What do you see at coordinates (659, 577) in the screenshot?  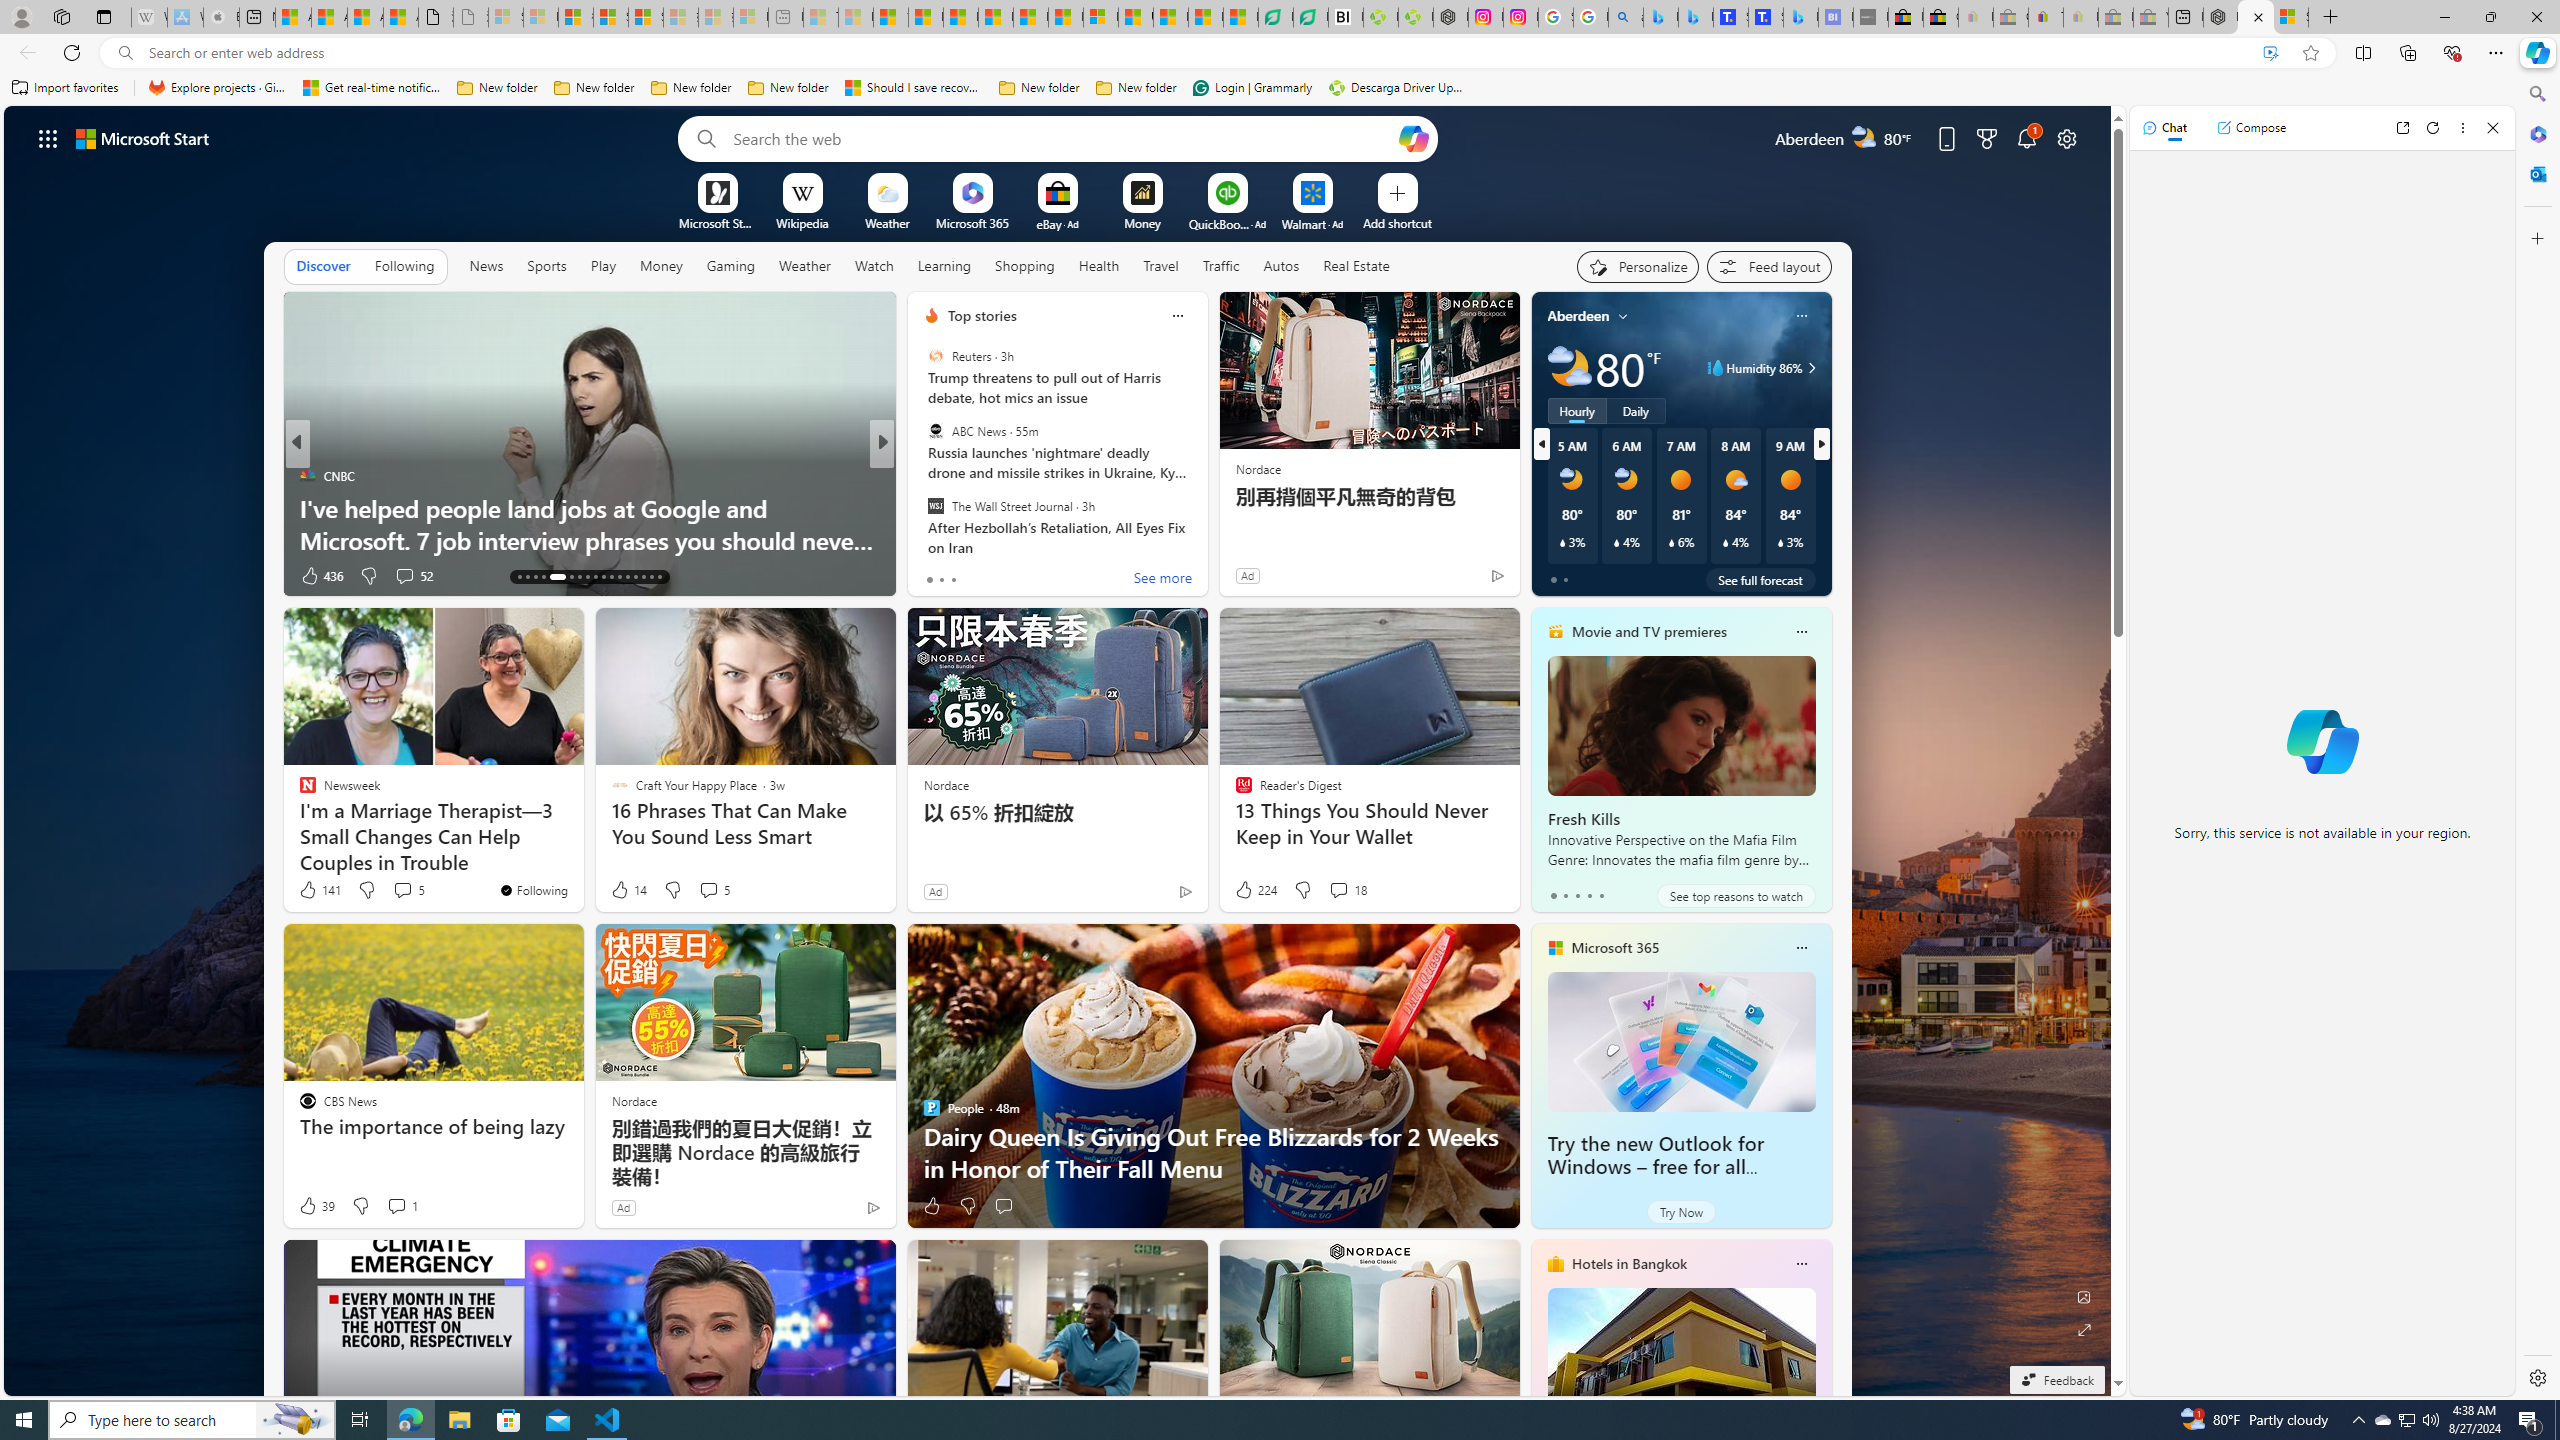 I see `'AutomationID: tab-41'` at bounding box center [659, 577].